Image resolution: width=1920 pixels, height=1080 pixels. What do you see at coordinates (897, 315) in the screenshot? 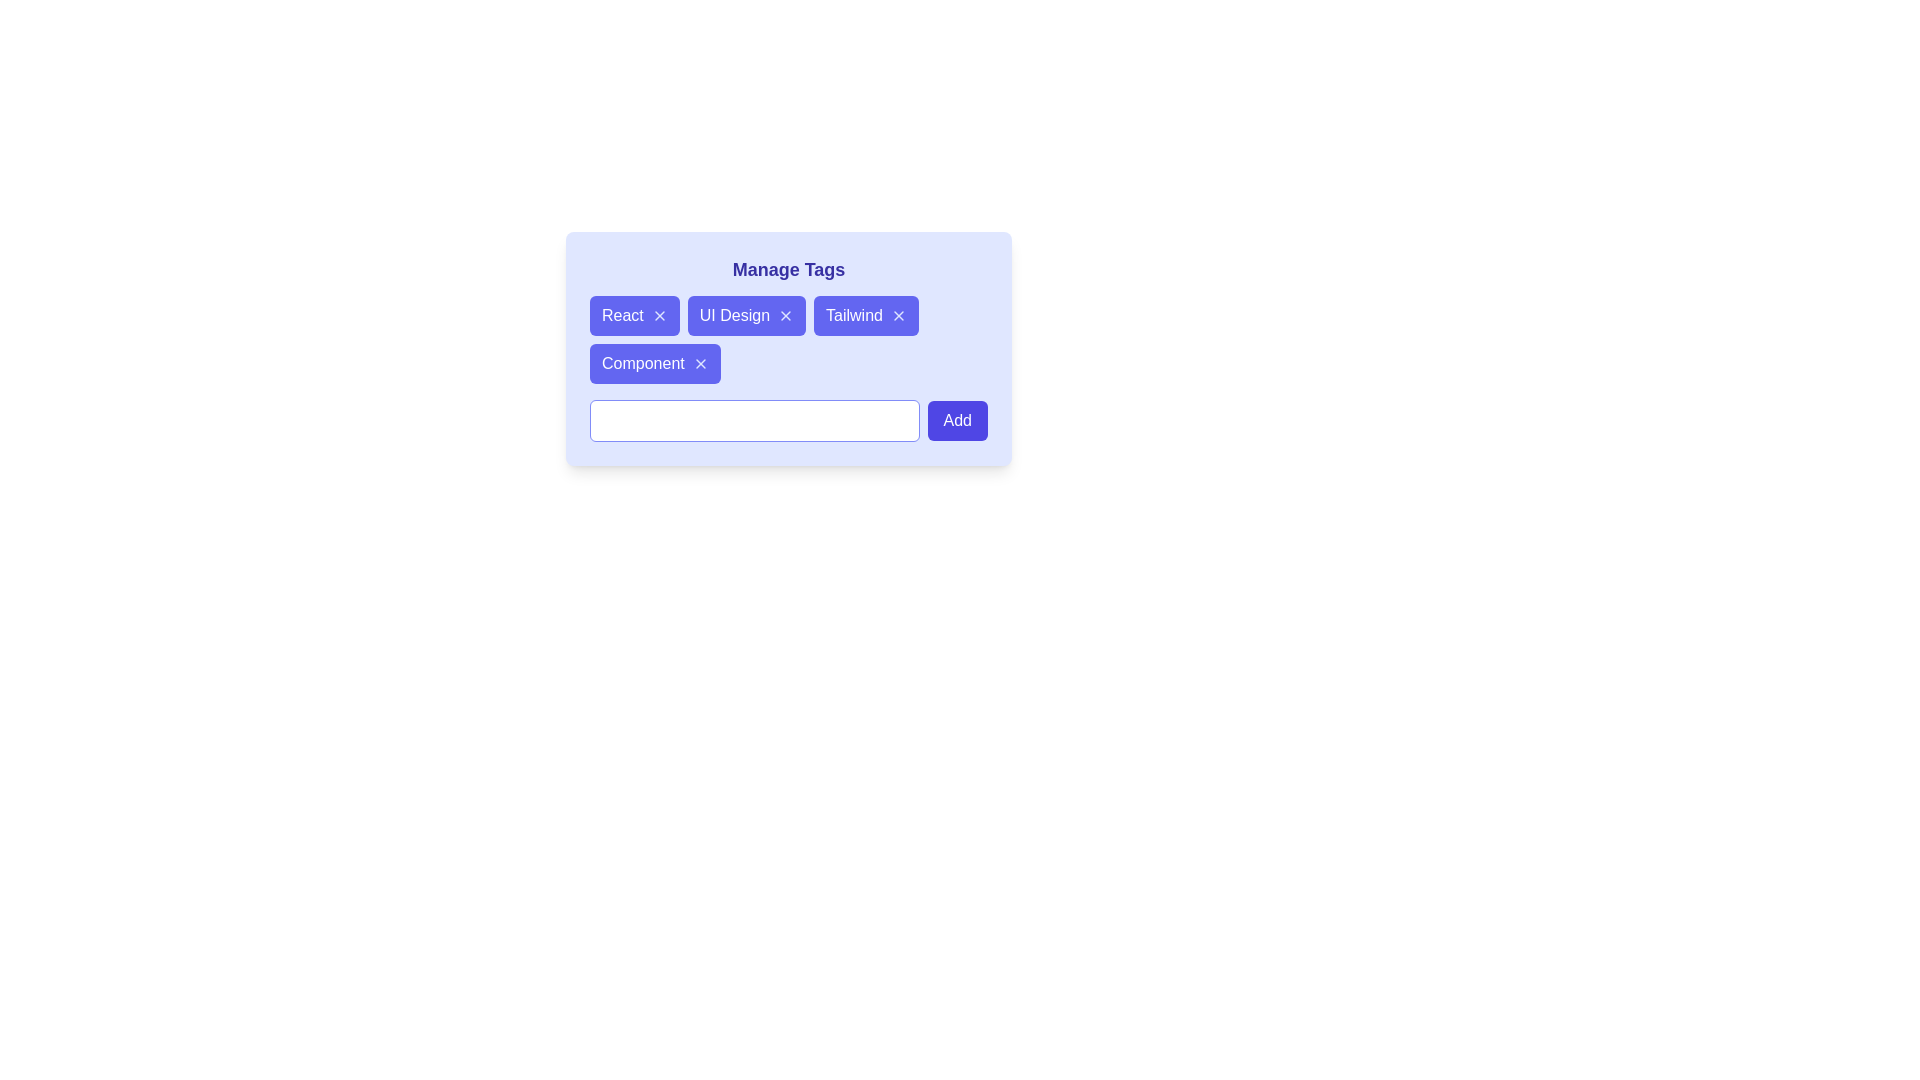
I see `the close button of the tag labeled Tailwind to remove it` at bounding box center [897, 315].